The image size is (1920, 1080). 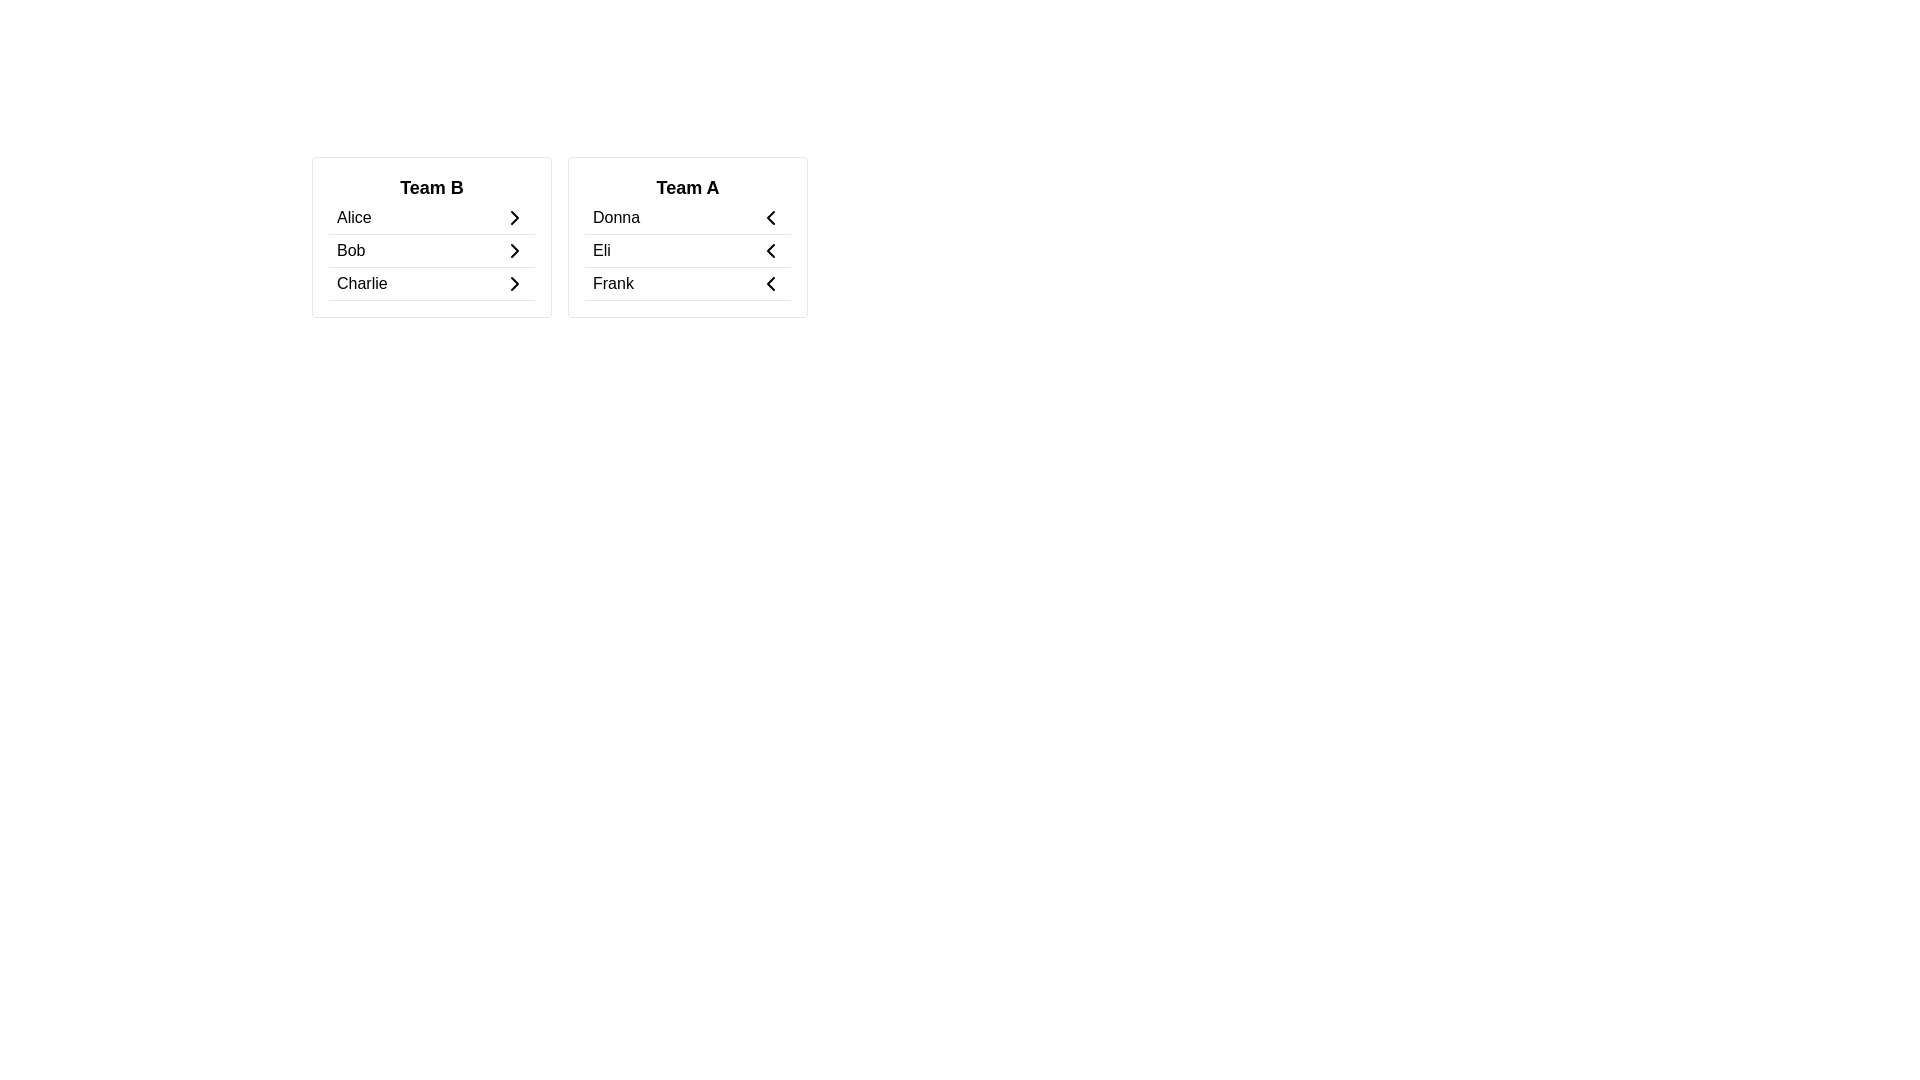 I want to click on the team member entry Eli, so click(x=687, y=250).